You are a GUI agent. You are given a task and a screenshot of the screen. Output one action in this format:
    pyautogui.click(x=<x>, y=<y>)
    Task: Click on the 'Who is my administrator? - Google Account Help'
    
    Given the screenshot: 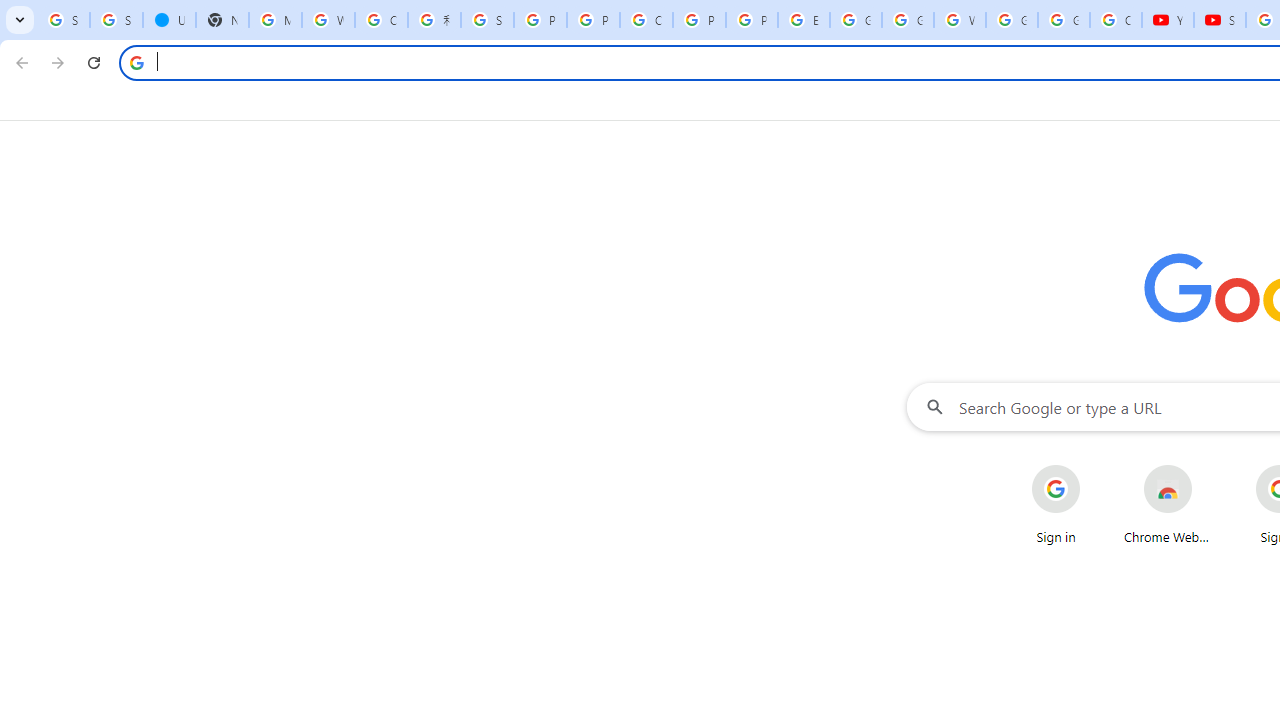 What is the action you would take?
    pyautogui.click(x=328, y=20)
    